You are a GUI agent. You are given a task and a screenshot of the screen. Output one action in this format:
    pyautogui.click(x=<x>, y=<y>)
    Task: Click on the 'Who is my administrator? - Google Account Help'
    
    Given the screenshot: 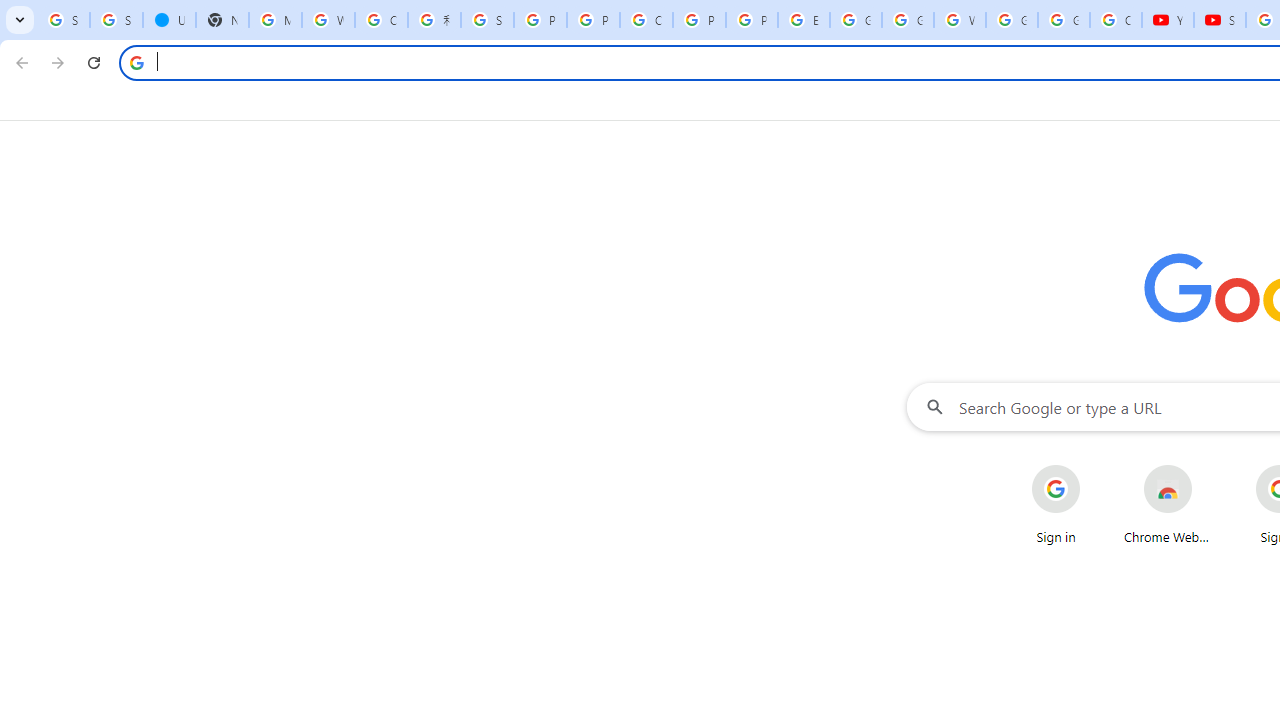 What is the action you would take?
    pyautogui.click(x=328, y=20)
    